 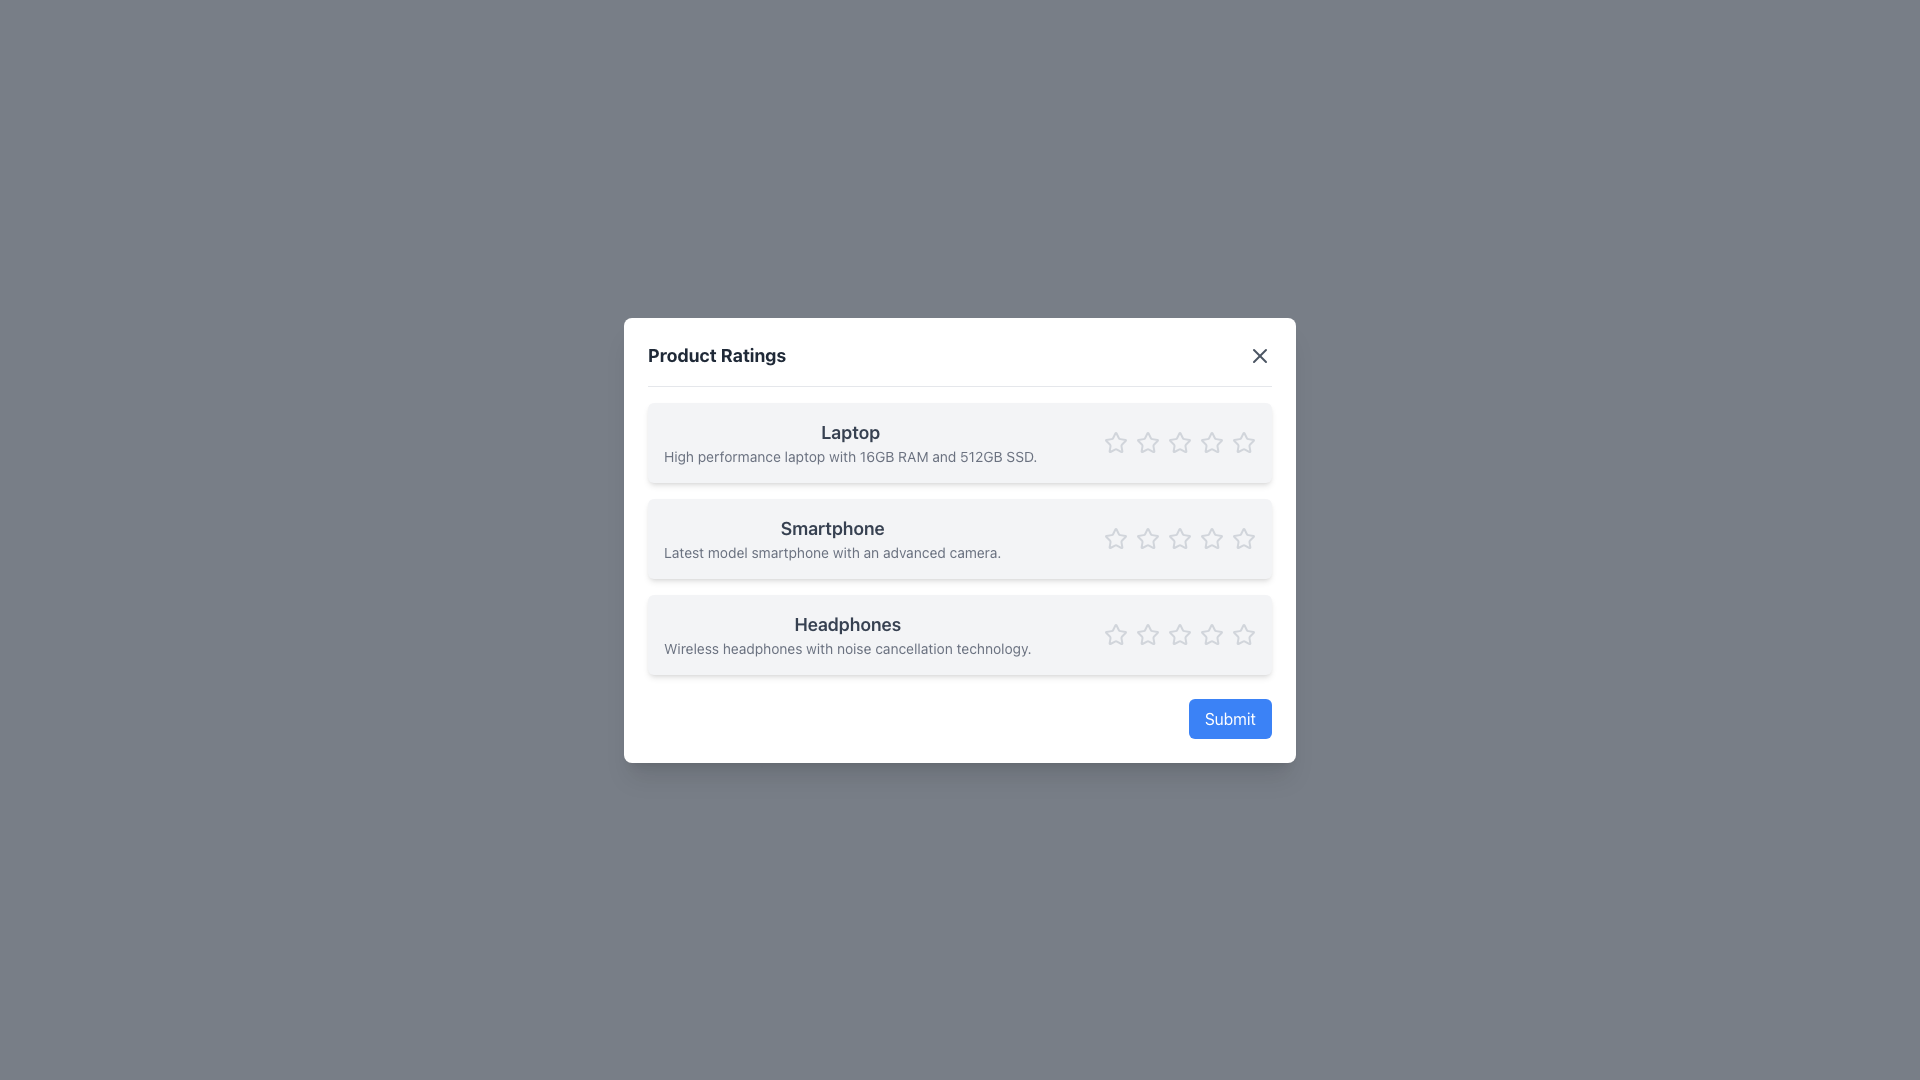 I want to click on the static text label indicating the product type, which is located above the description text 'High performance laptop with 16GB RAM and 512GB SSD.', so click(x=850, y=431).